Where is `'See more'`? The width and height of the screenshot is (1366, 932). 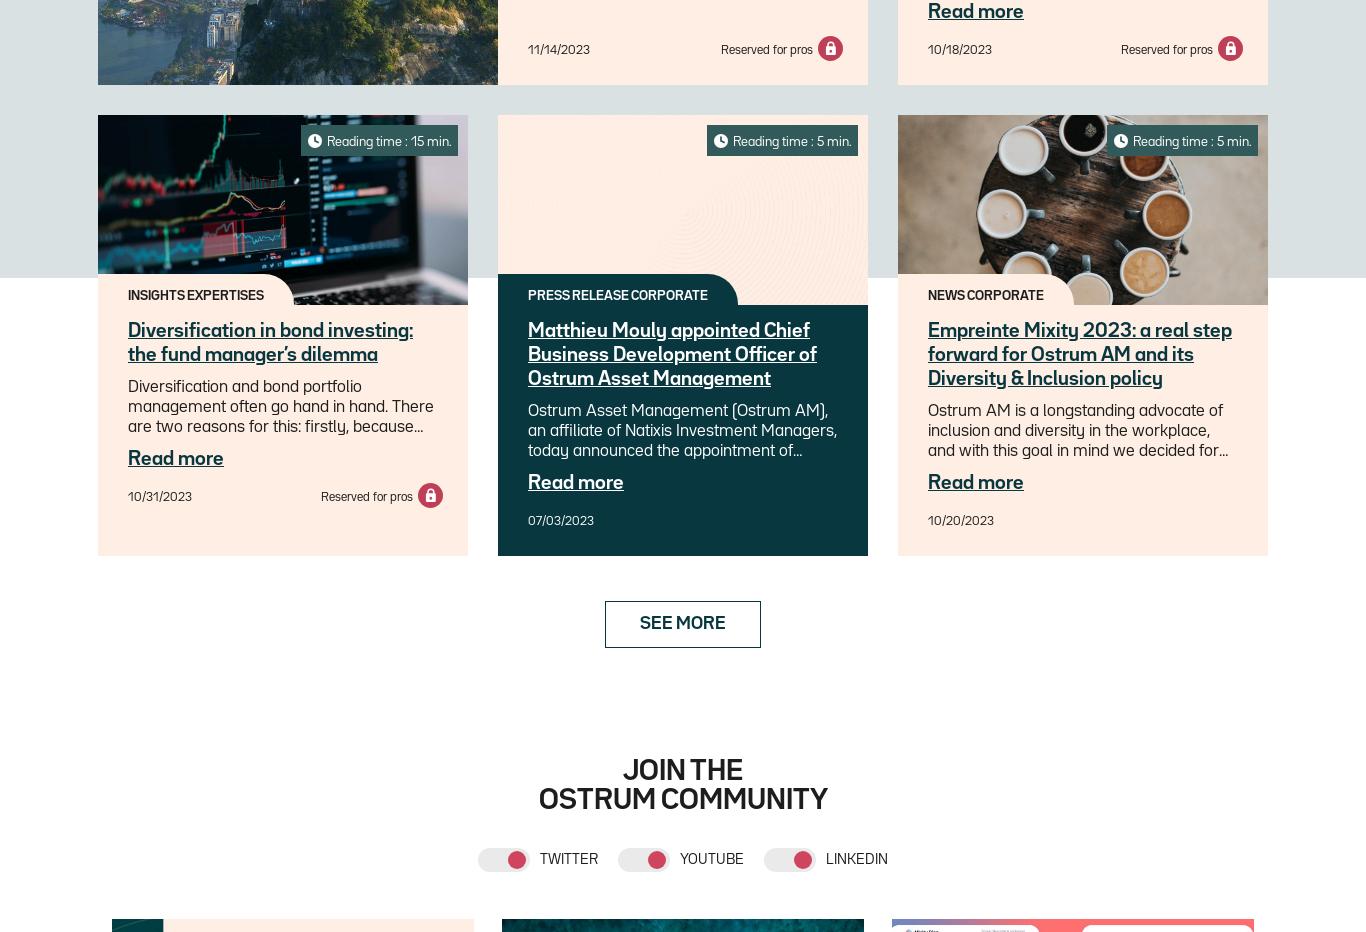
'See more' is located at coordinates (683, 622).